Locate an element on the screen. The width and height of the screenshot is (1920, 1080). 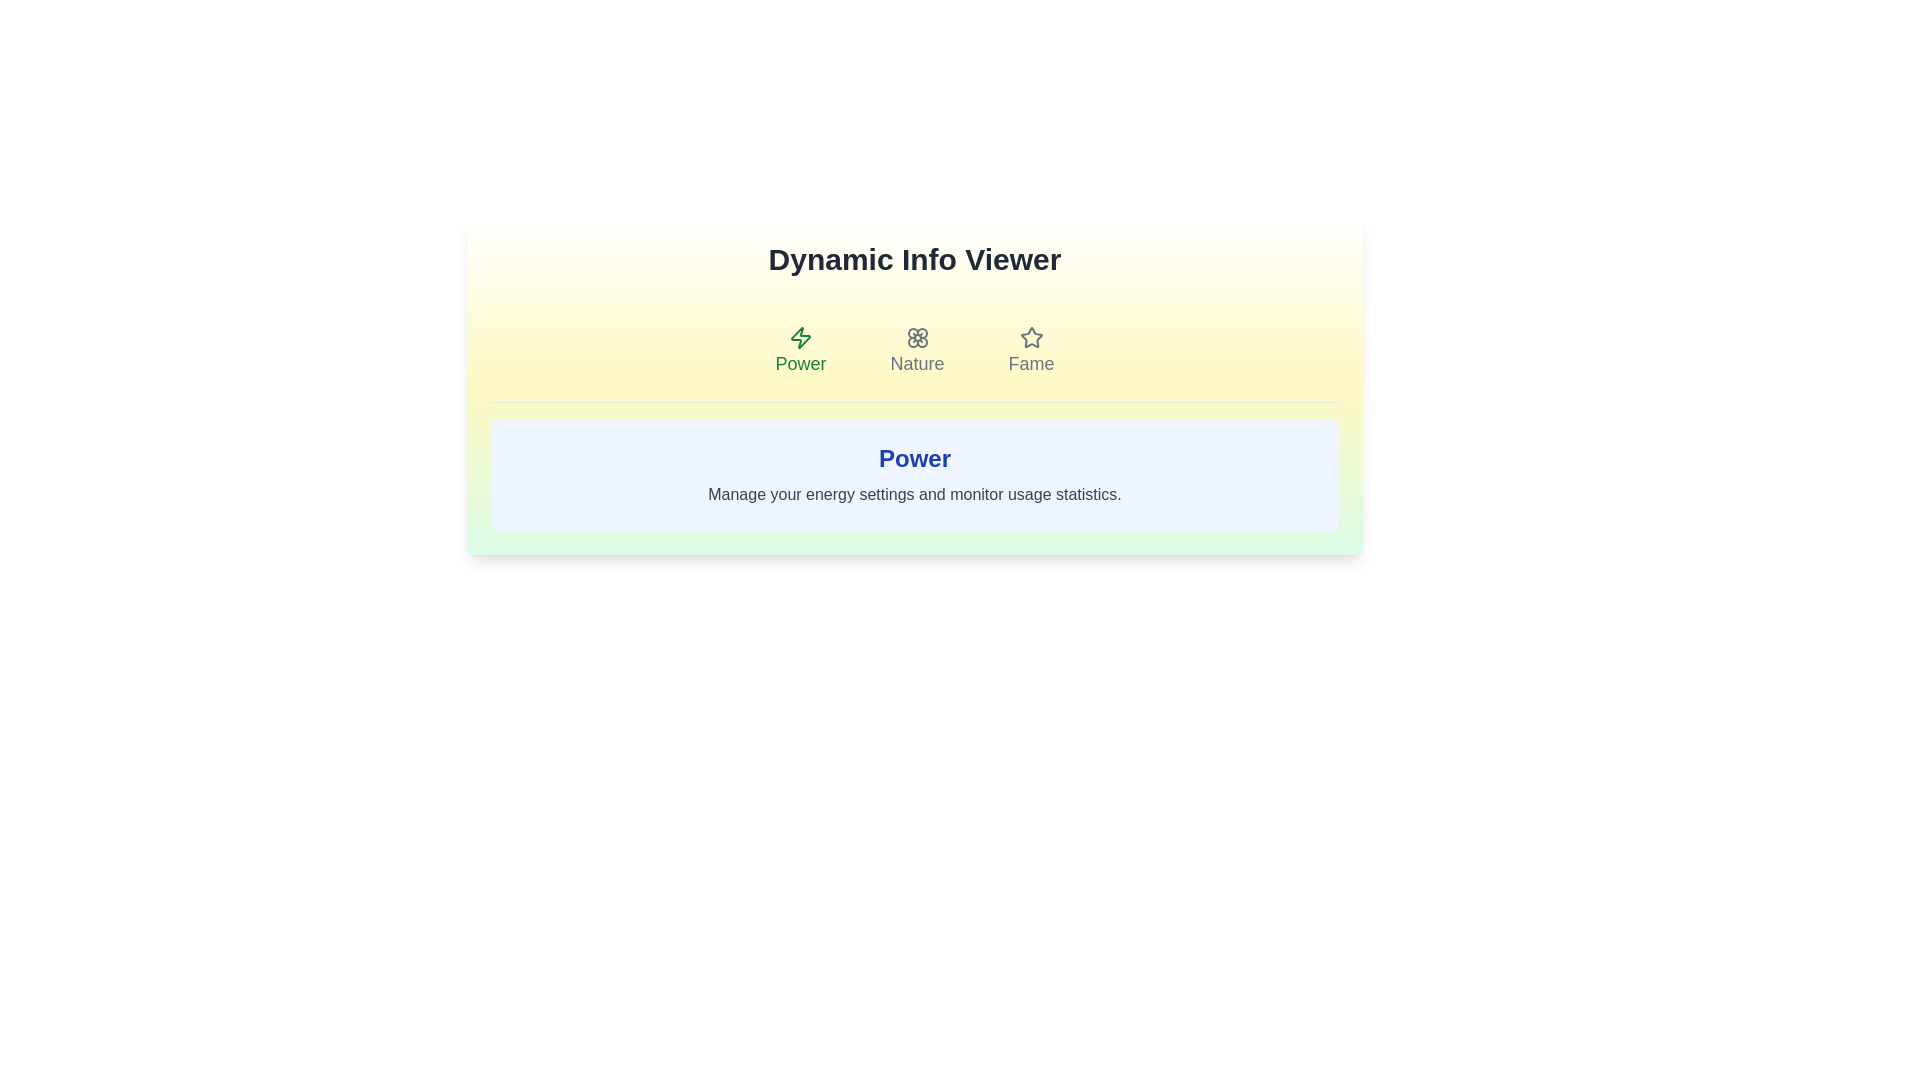
the Nature tab to display its related content is located at coordinates (916, 350).